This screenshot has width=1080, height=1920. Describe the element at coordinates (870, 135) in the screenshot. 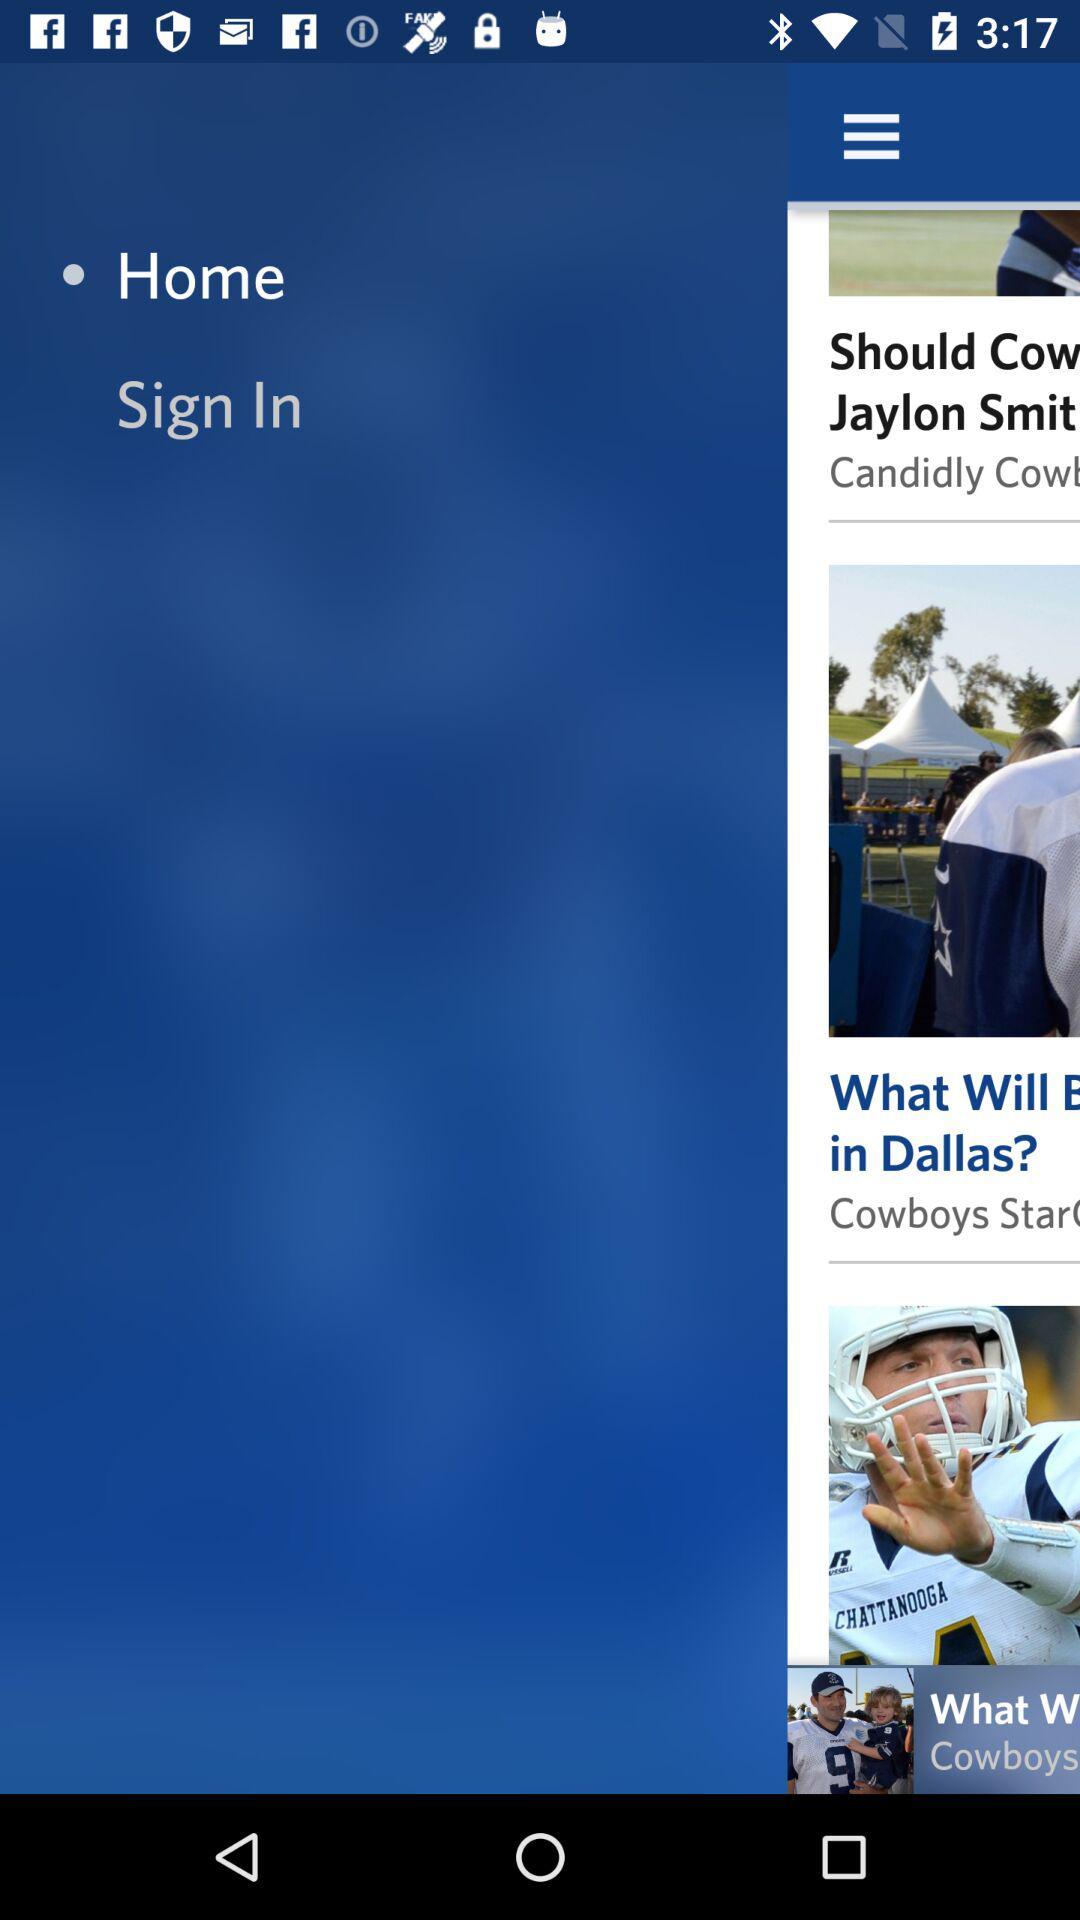

I see `open the options` at that location.